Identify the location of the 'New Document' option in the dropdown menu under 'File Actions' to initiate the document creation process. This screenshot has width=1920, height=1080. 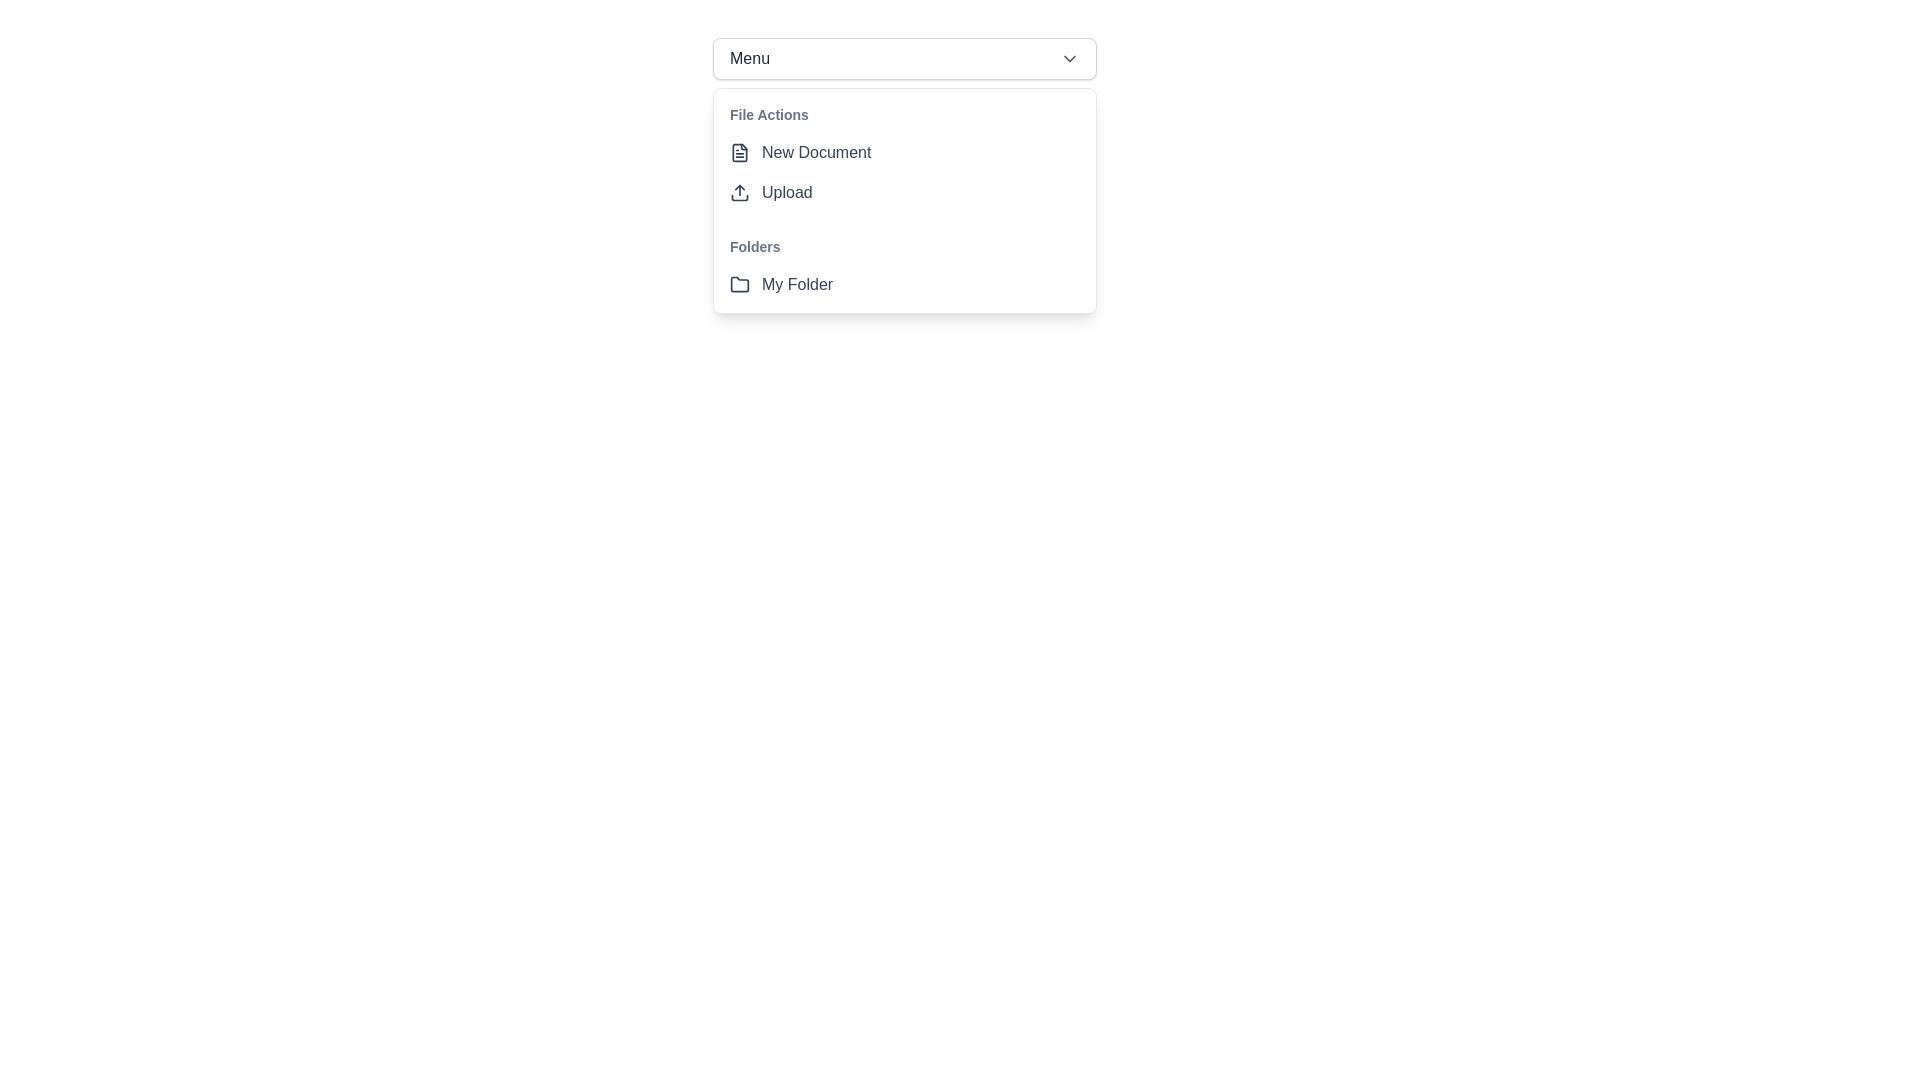
(816, 152).